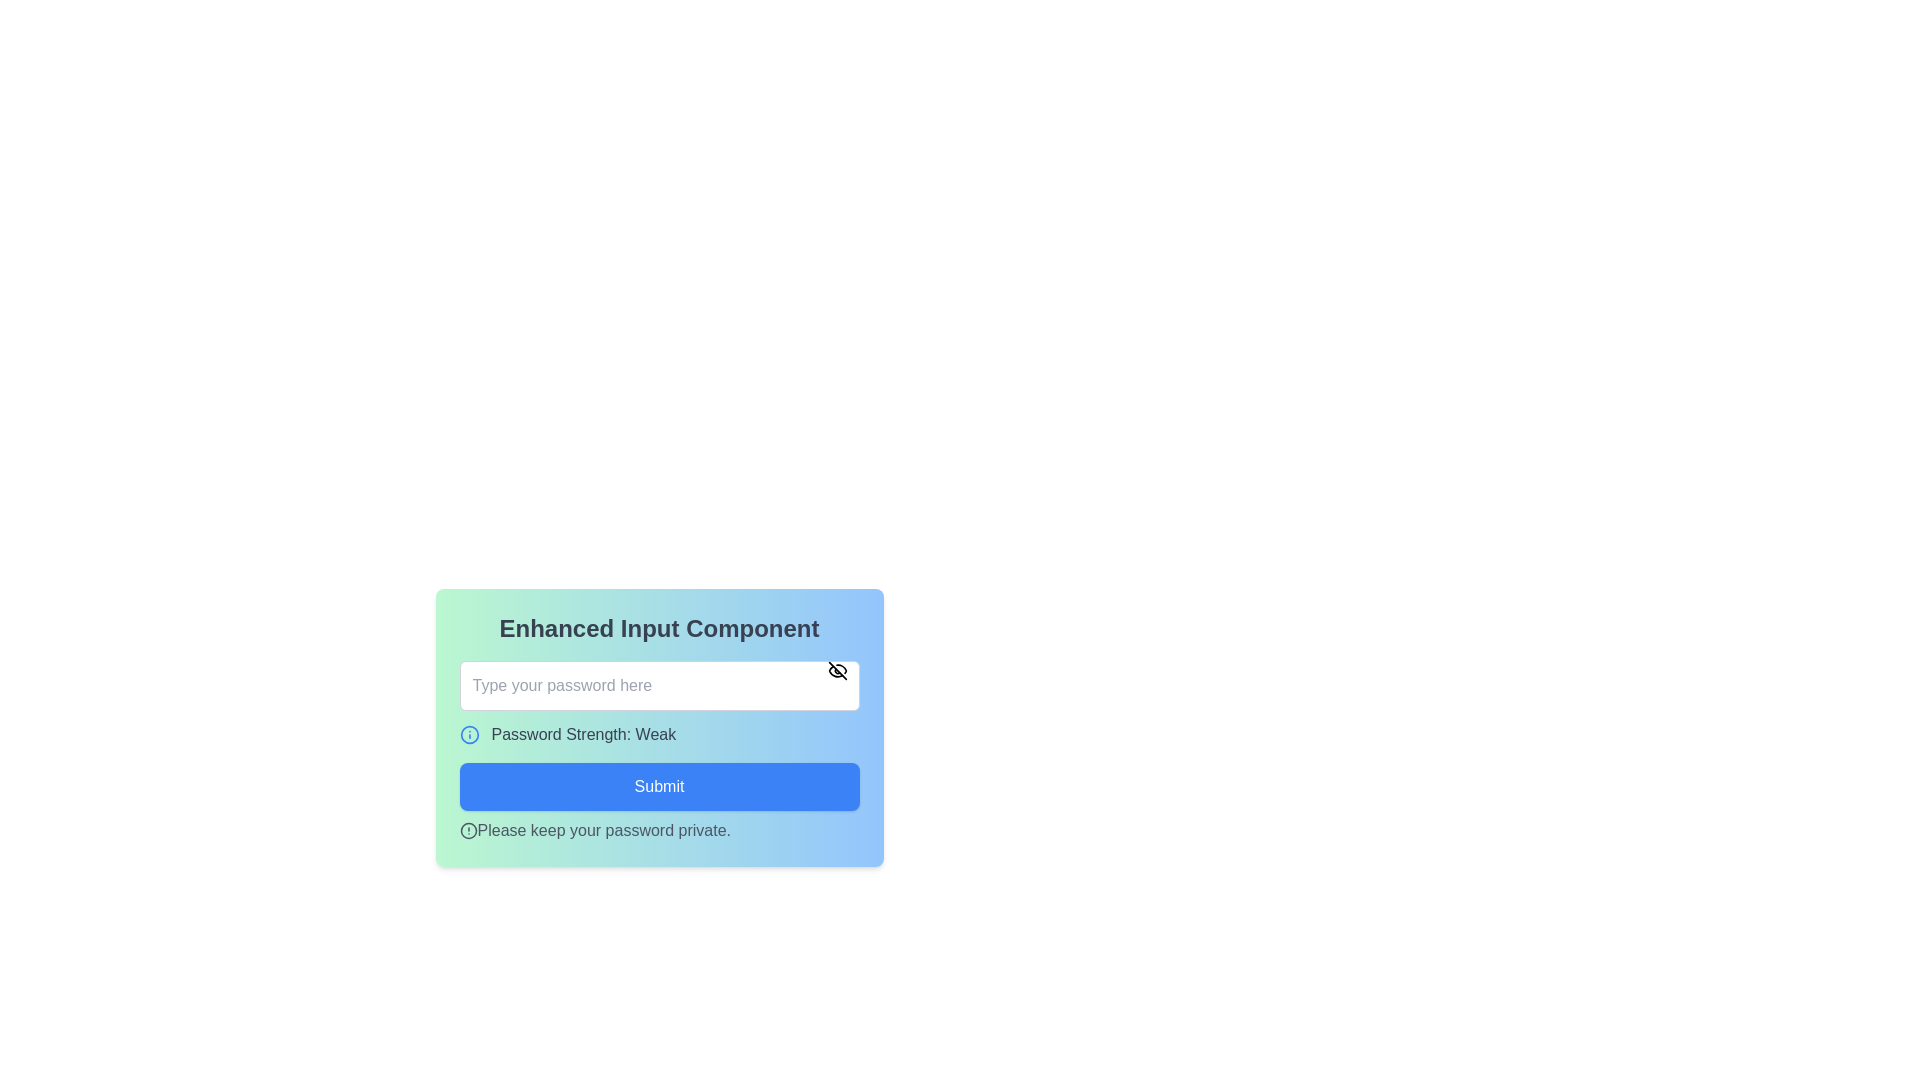 Image resolution: width=1920 pixels, height=1080 pixels. What do you see at coordinates (659, 785) in the screenshot?
I see `the submit button located within the 'Enhanced Input Component', positioned below the 'Password Strength: Weak' label` at bounding box center [659, 785].